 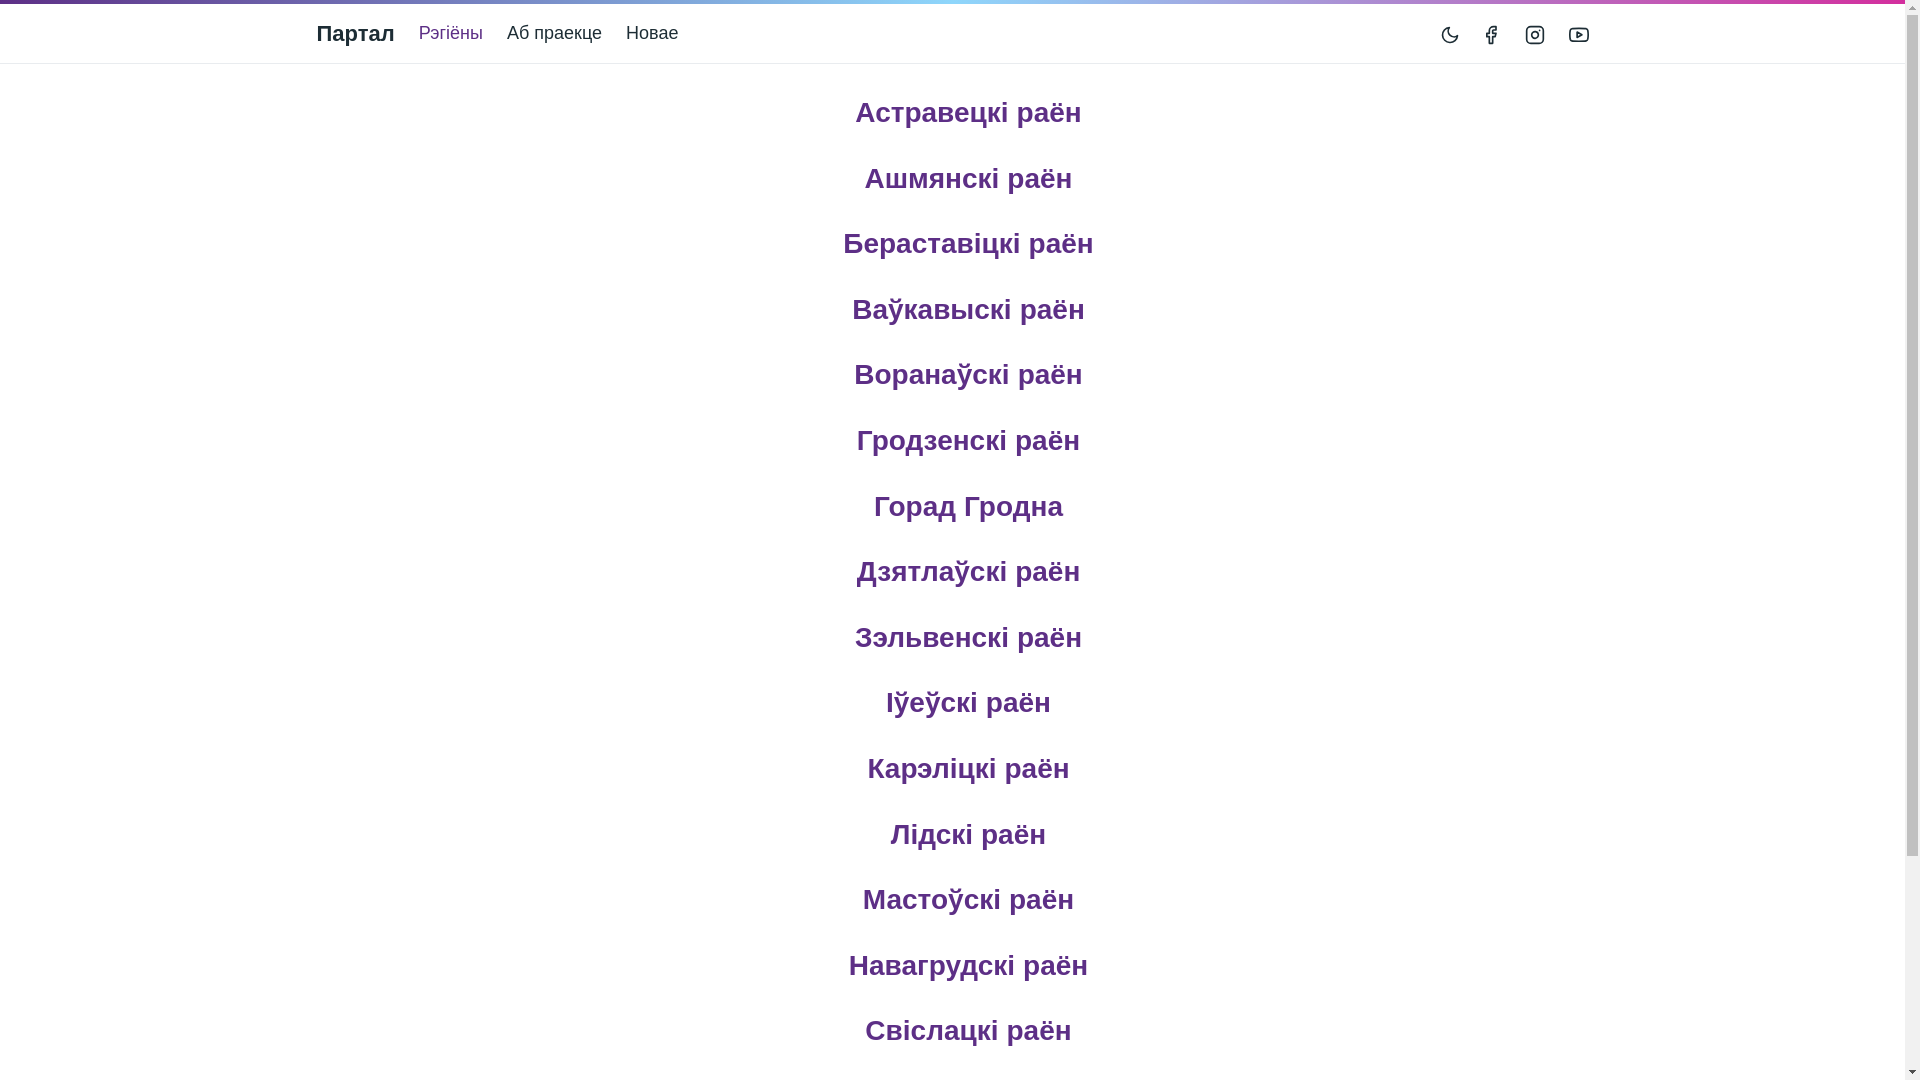 What do you see at coordinates (1533, 33) in the screenshot?
I see `'Instagram'` at bounding box center [1533, 33].